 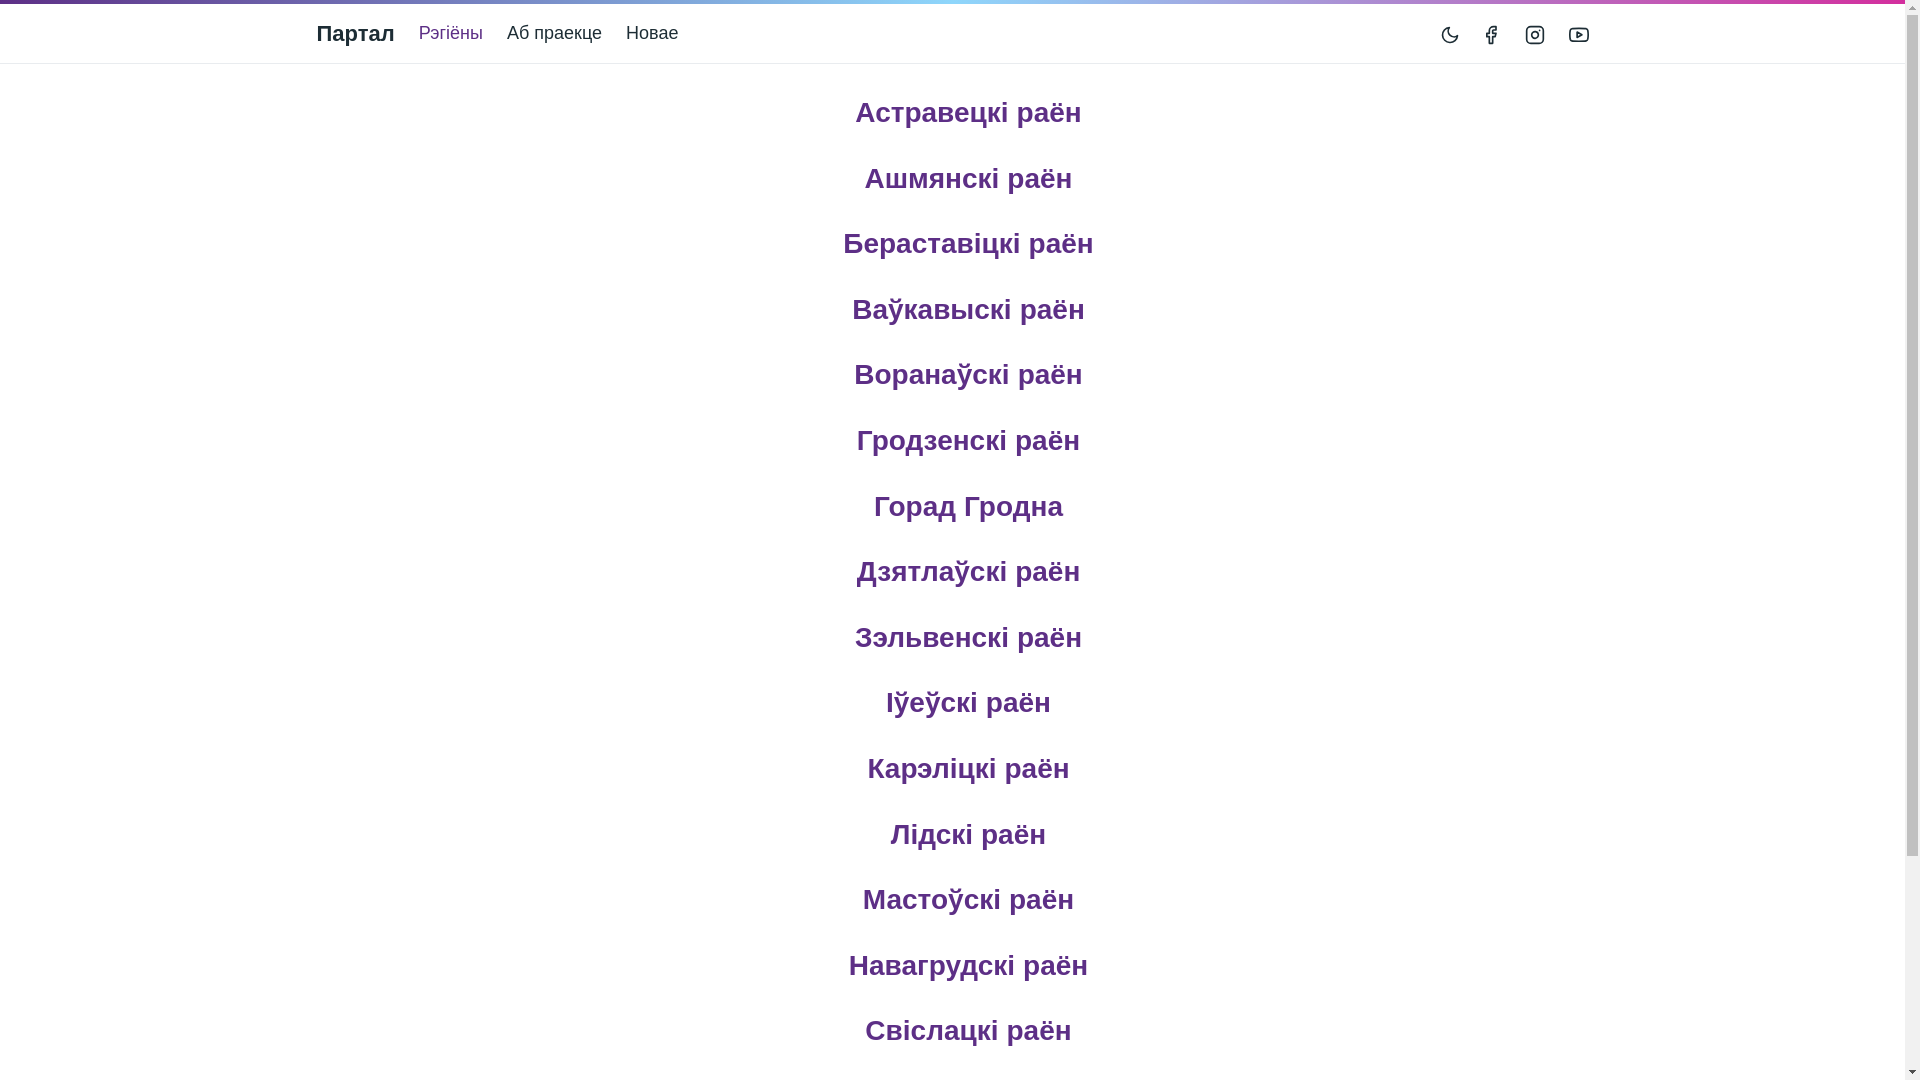 What do you see at coordinates (1533, 33) in the screenshot?
I see `'Instagram'` at bounding box center [1533, 33].